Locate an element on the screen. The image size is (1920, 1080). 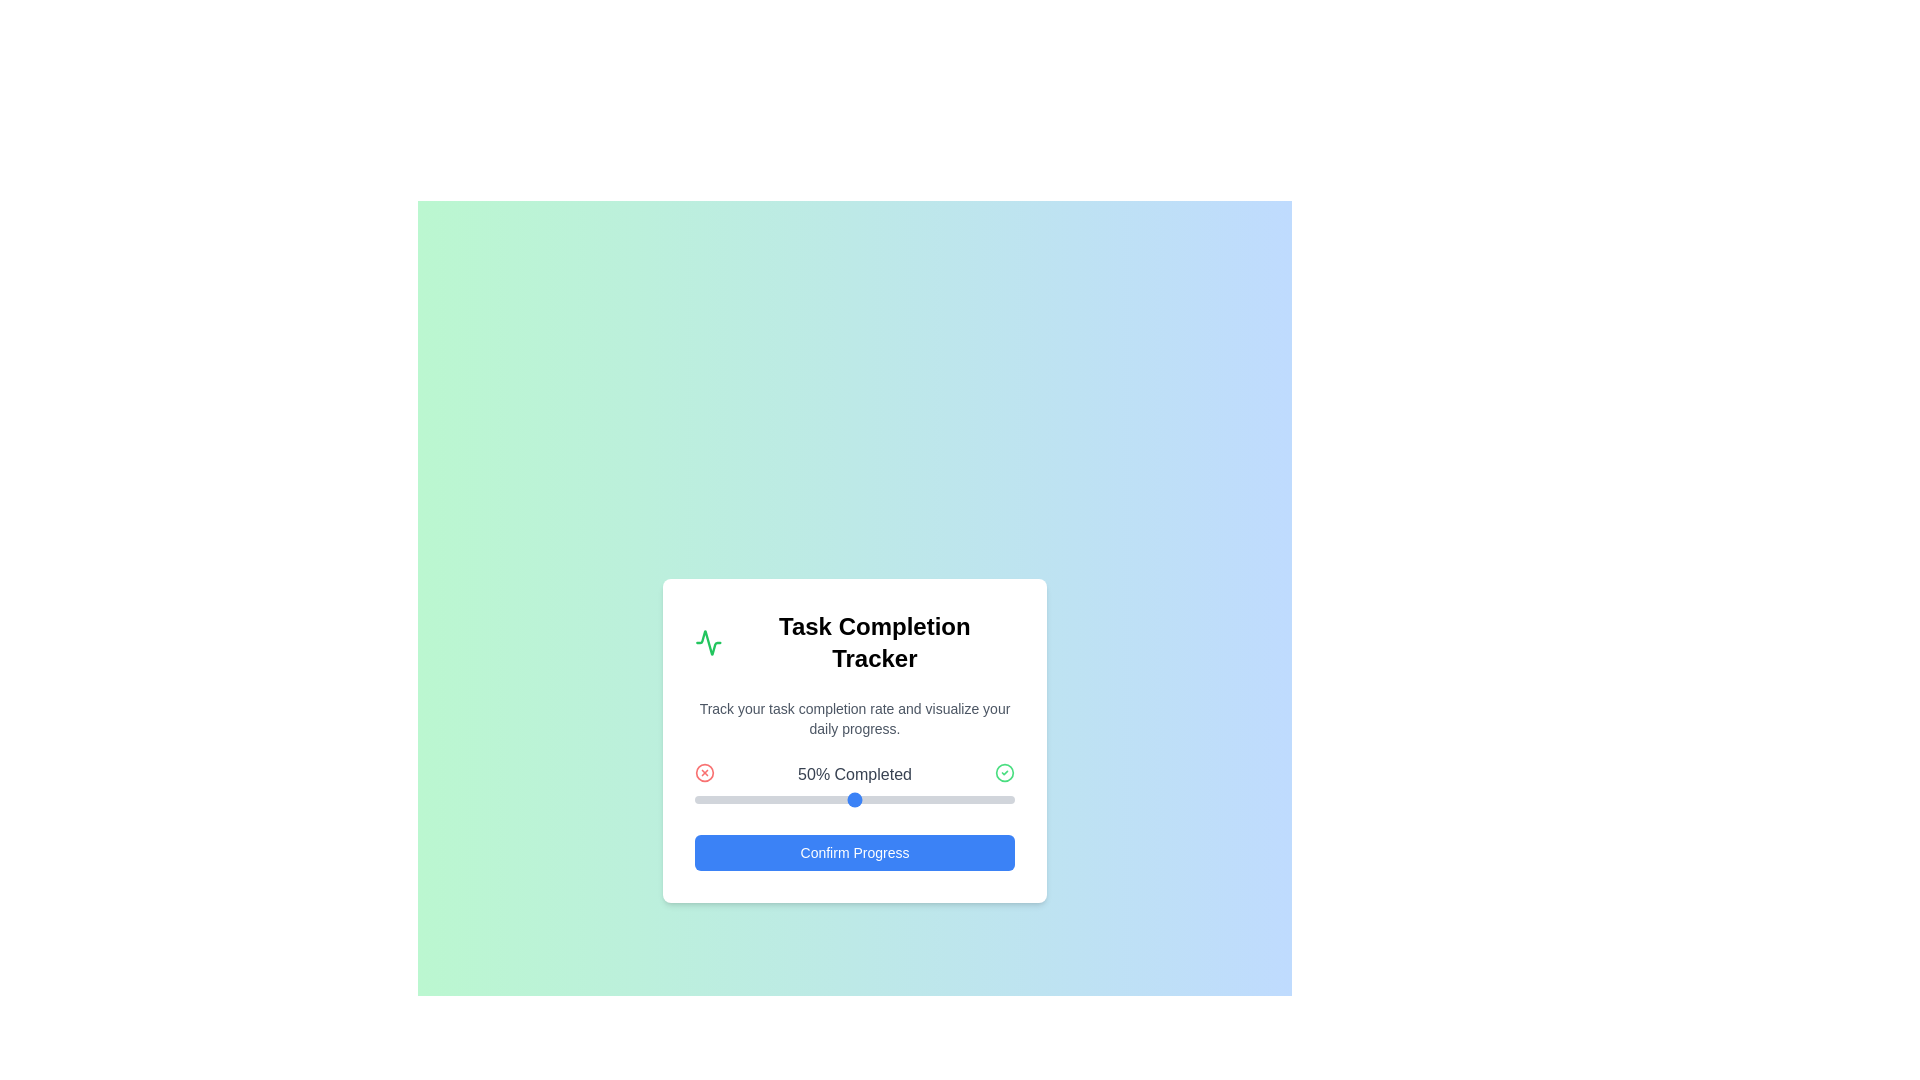
the progress slider to 74% is located at coordinates (930, 798).